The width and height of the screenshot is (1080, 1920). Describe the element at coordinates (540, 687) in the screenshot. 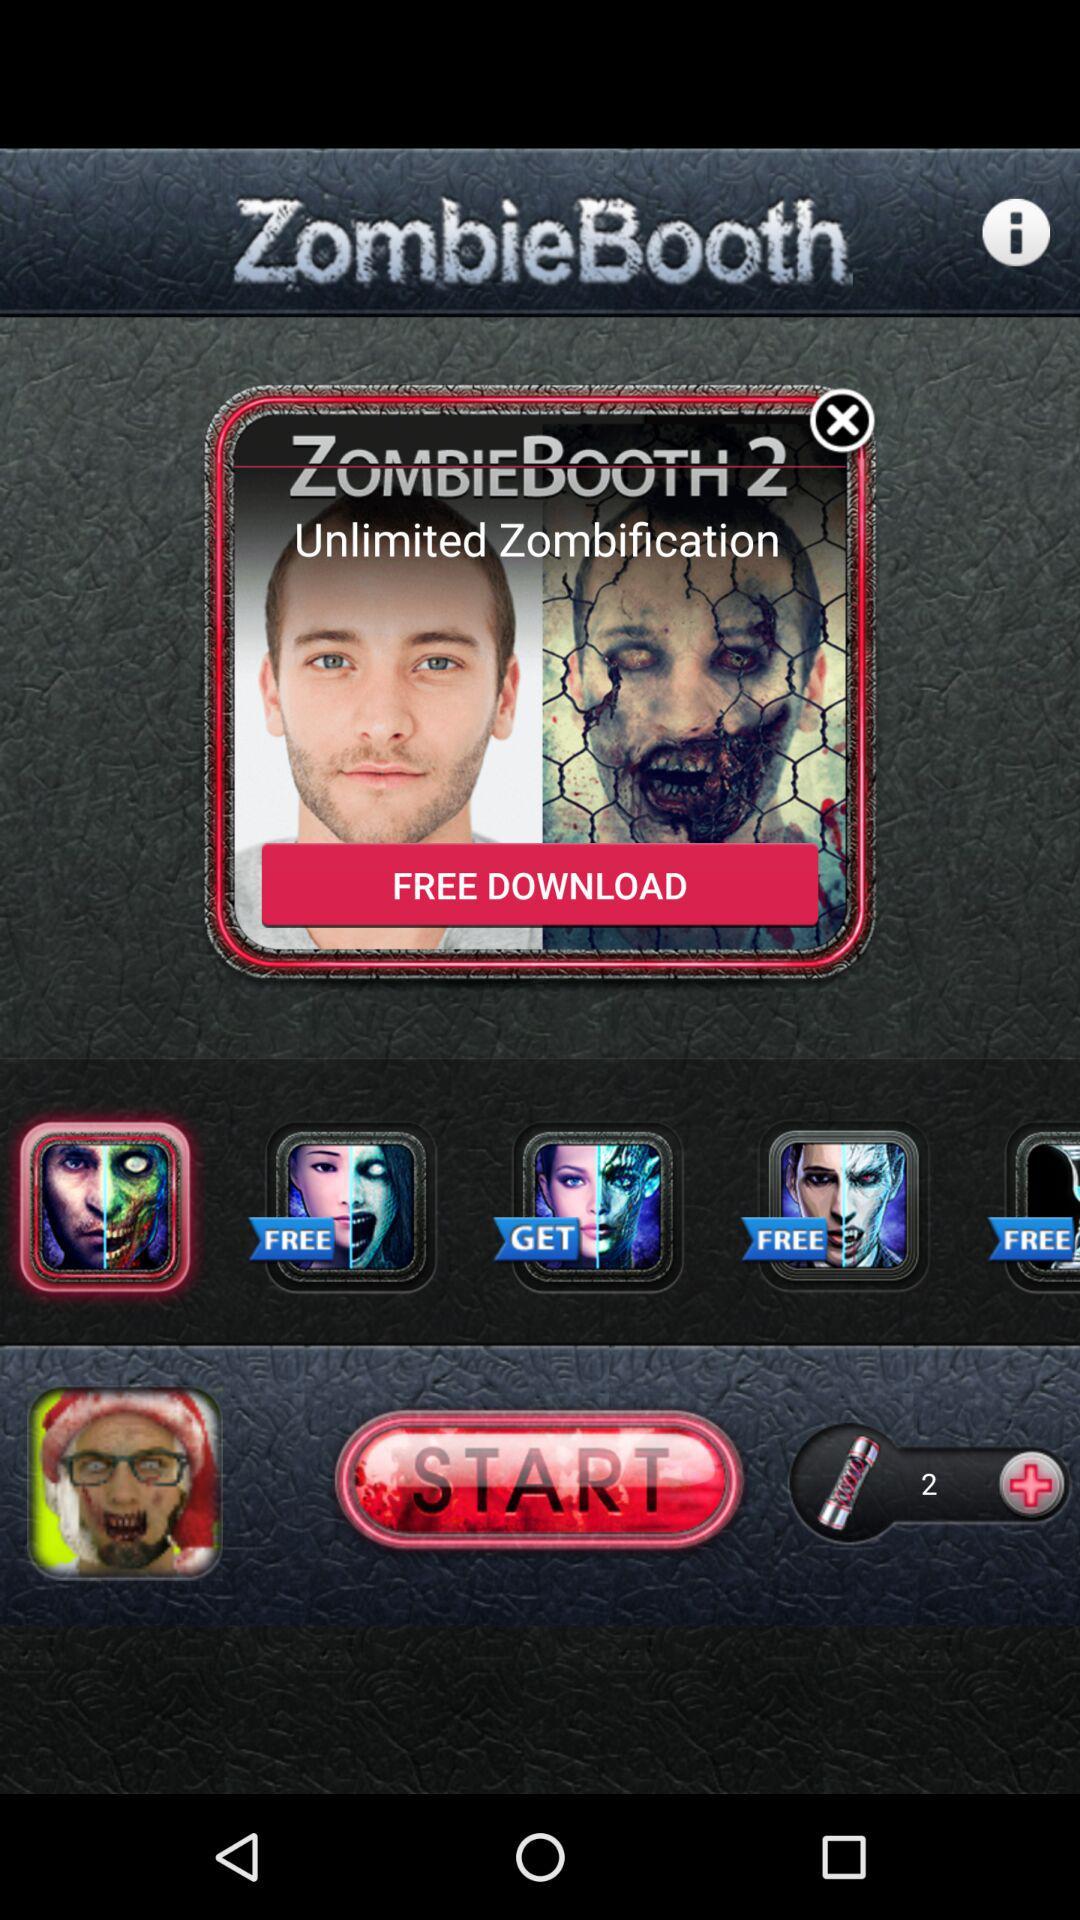

I see `the image at middle of the page` at that location.